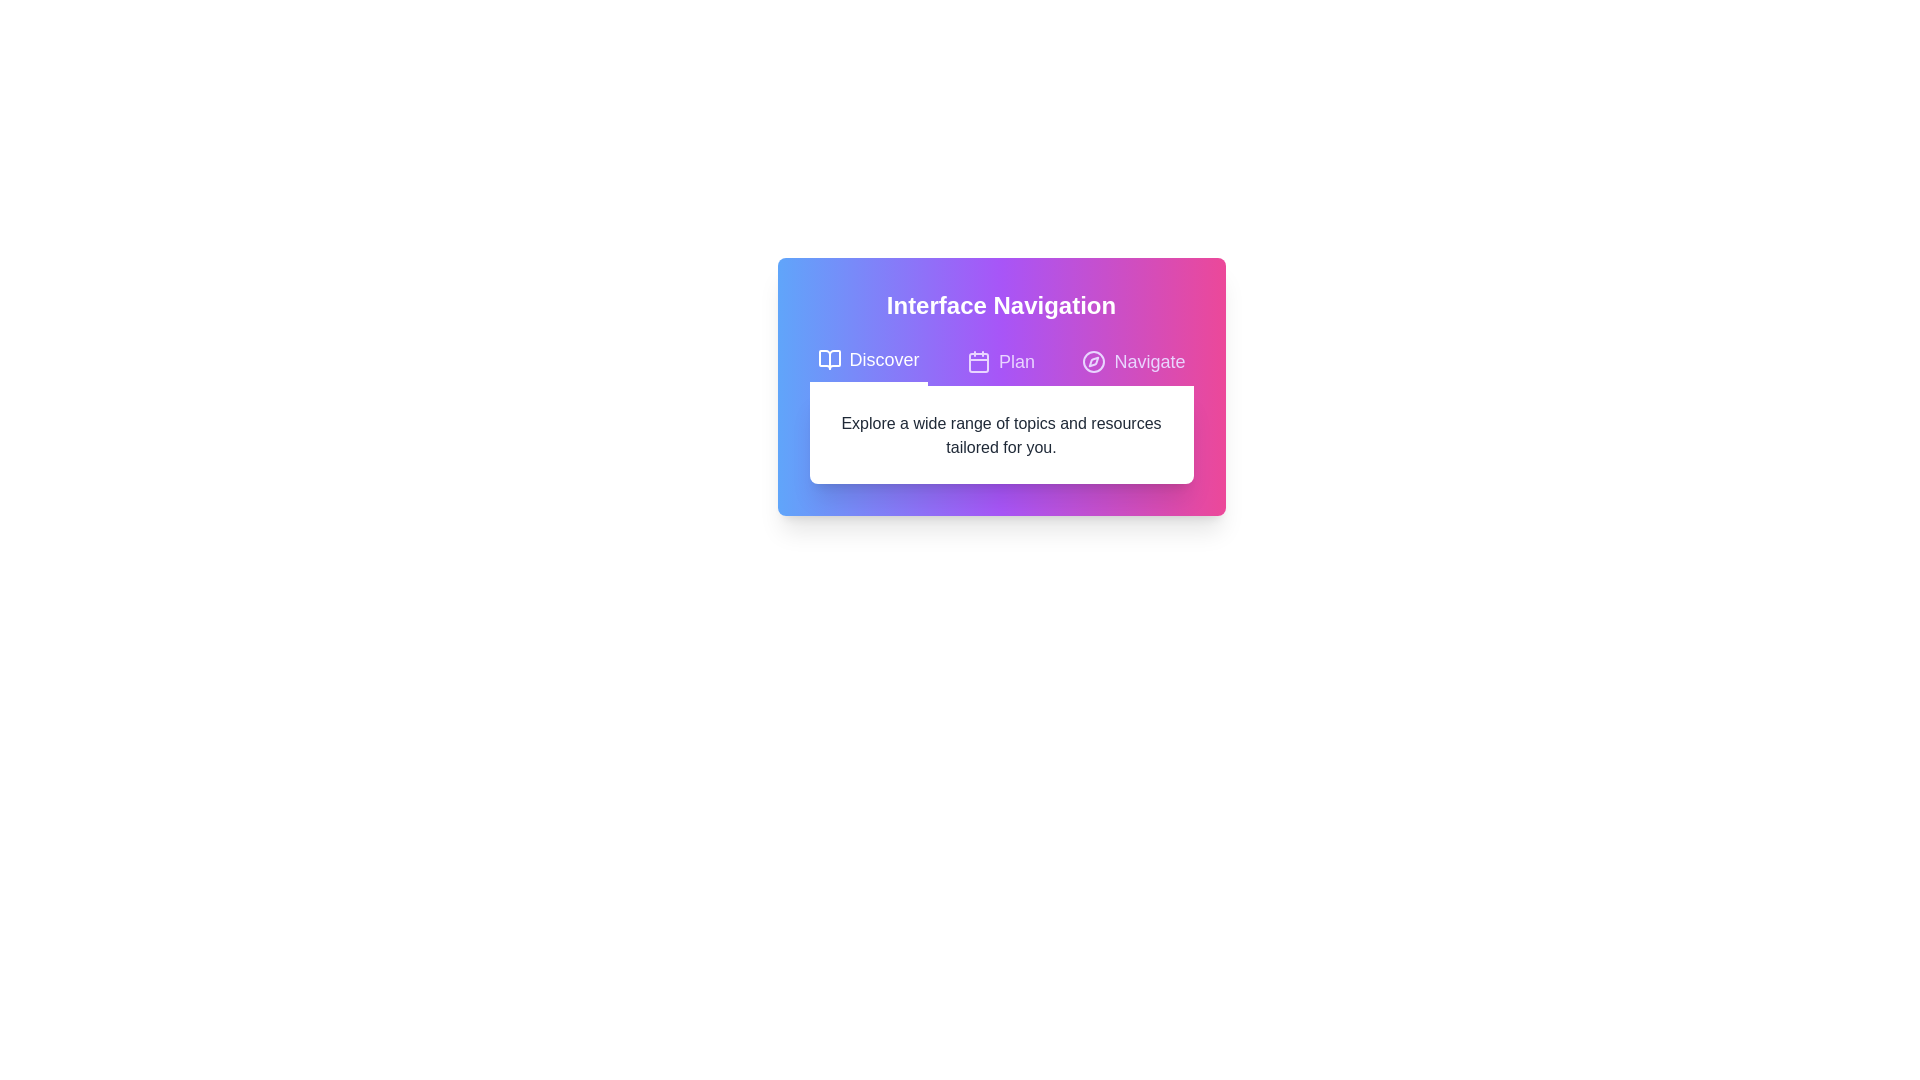  Describe the element at coordinates (882, 358) in the screenshot. I see `the 'Discover' text label embedded within the first tab of the horizontal navigation bar` at that location.